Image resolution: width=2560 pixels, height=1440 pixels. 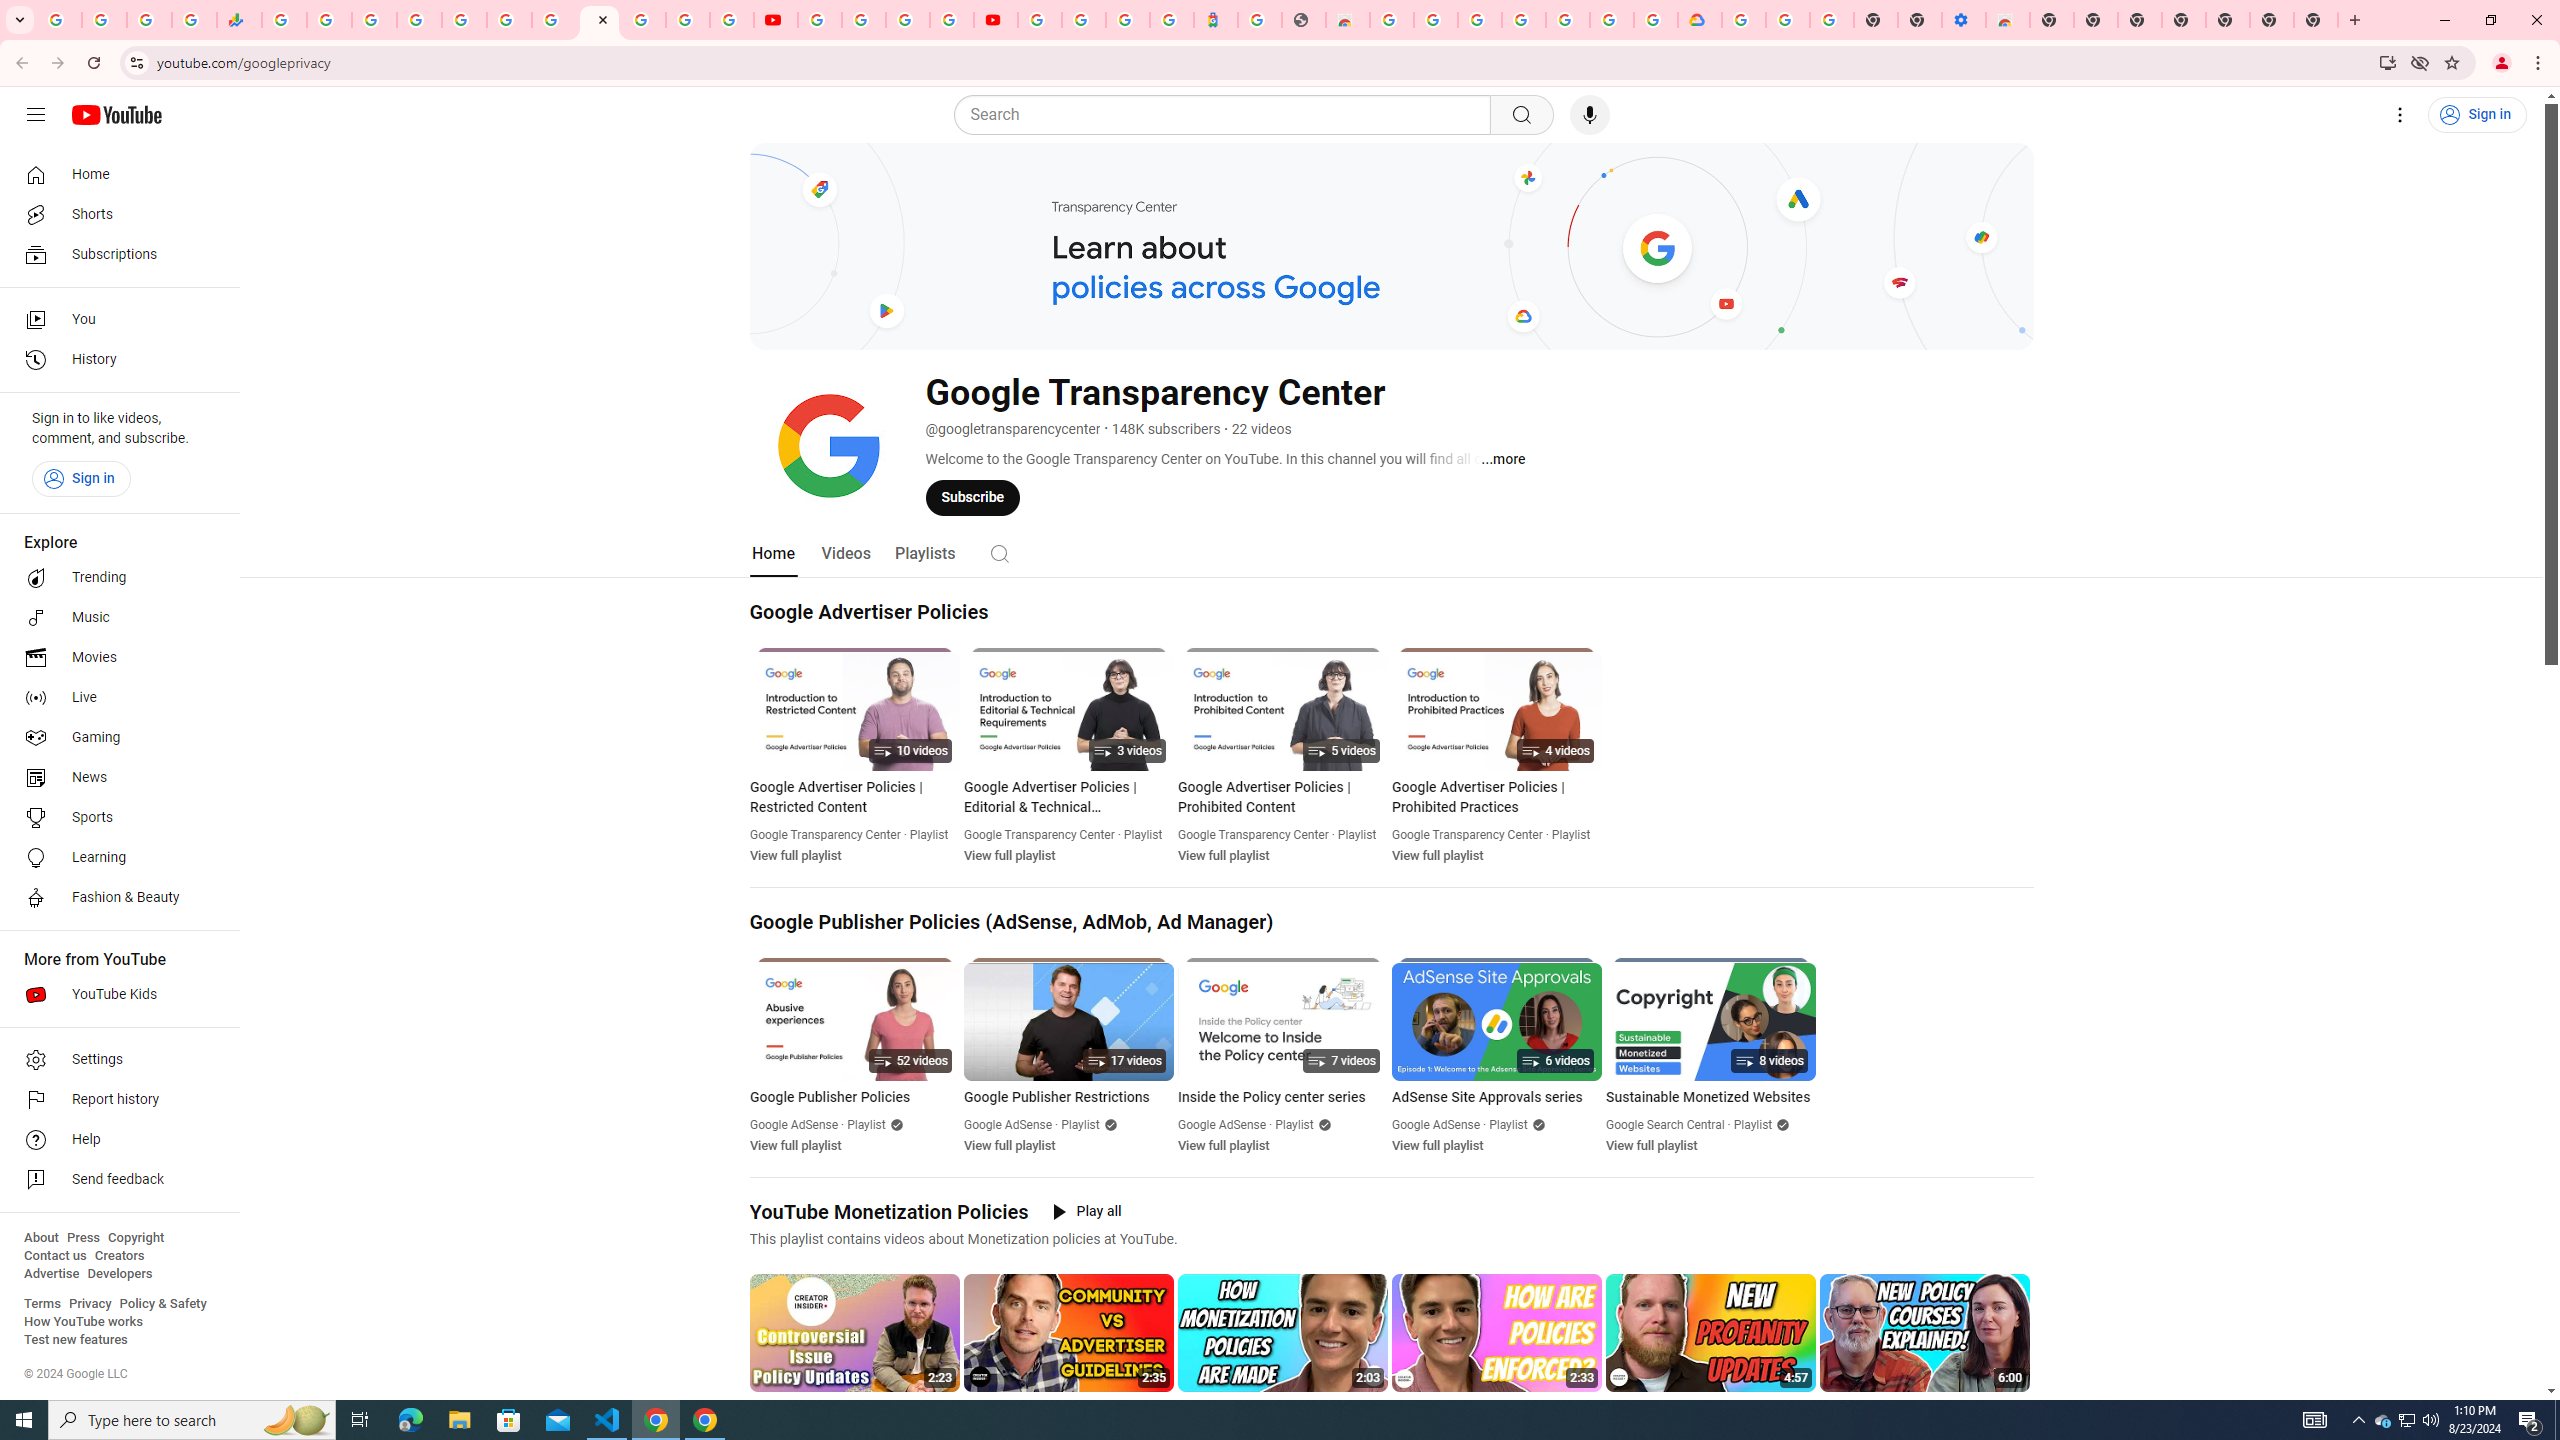 What do you see at coordinates (74, 1338) in the screenshot?
I see `'Test new features'` at bounding box center [74, 1338].